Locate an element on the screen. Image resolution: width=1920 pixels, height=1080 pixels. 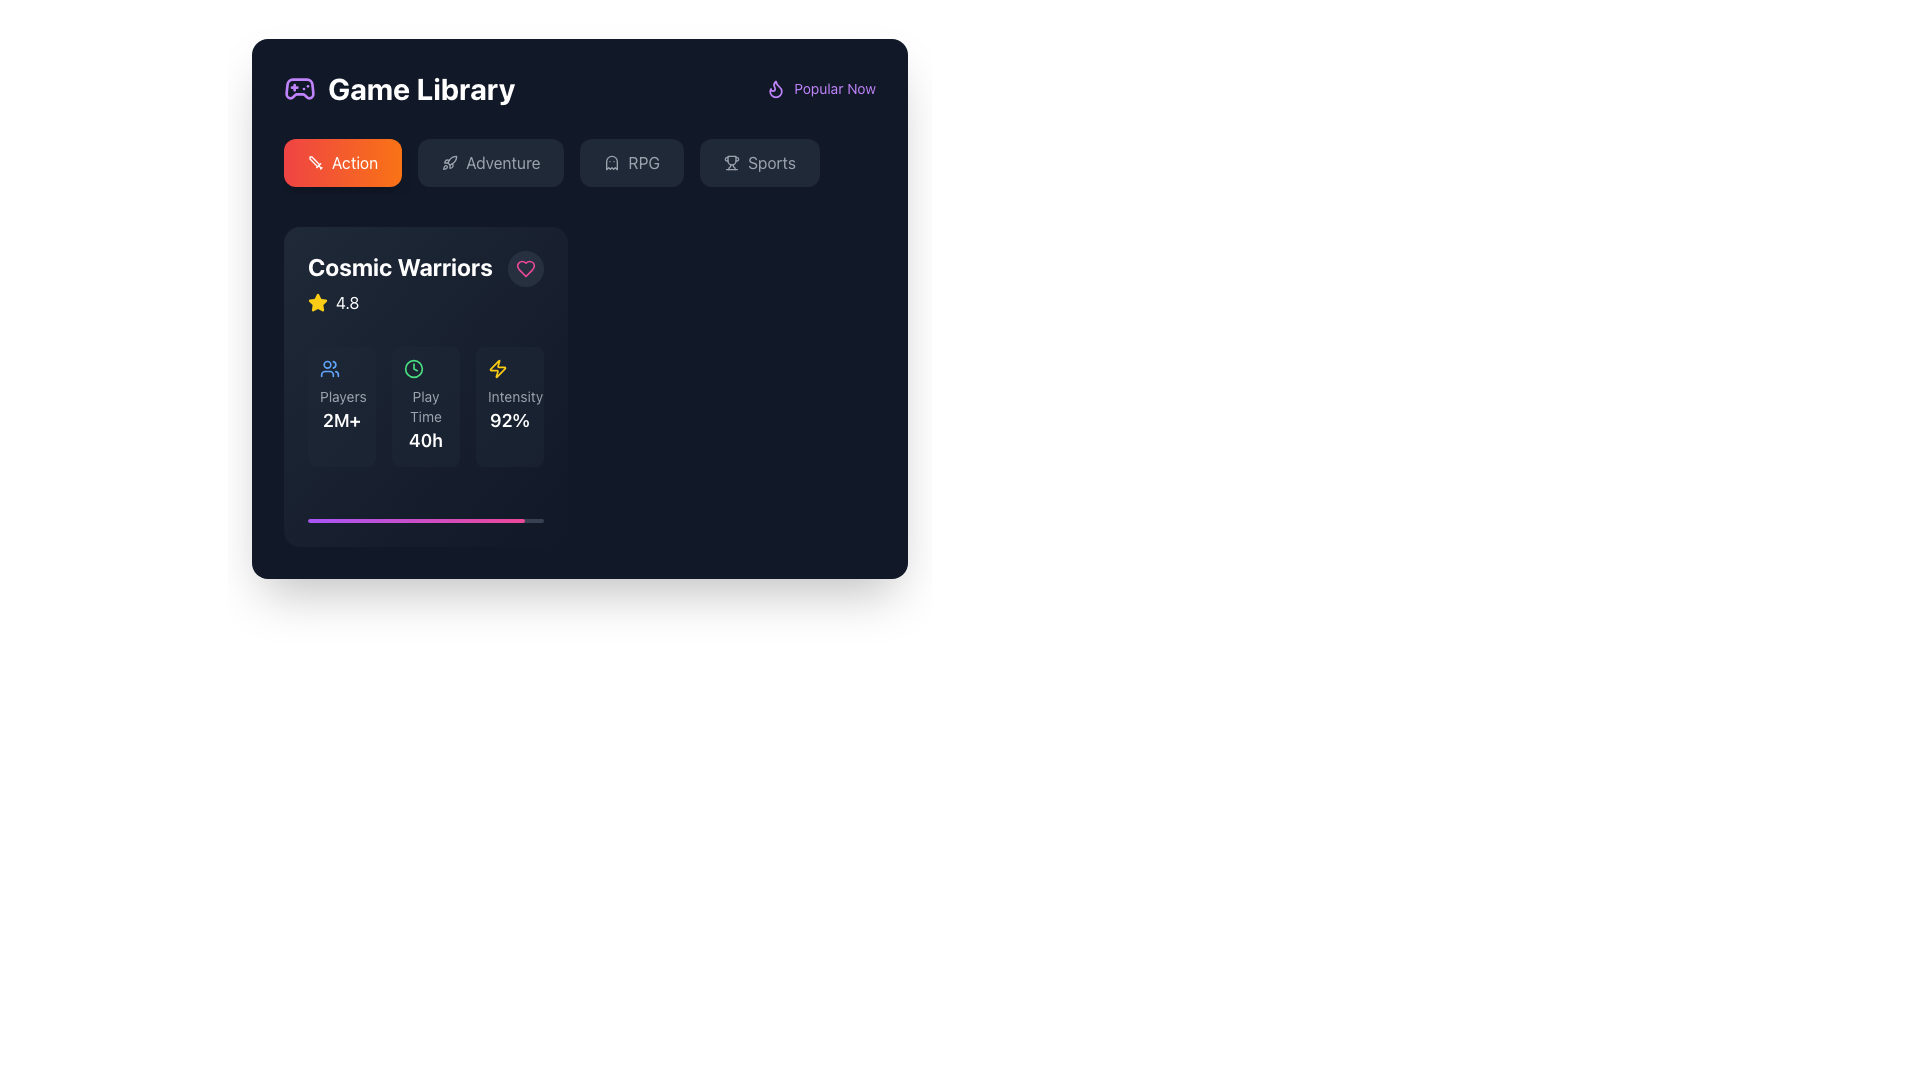
the 'Sports' category icon located in the top right of the category options, adjacent to 'RPG' and 'Adventure' is located at coordinates (731, 161).